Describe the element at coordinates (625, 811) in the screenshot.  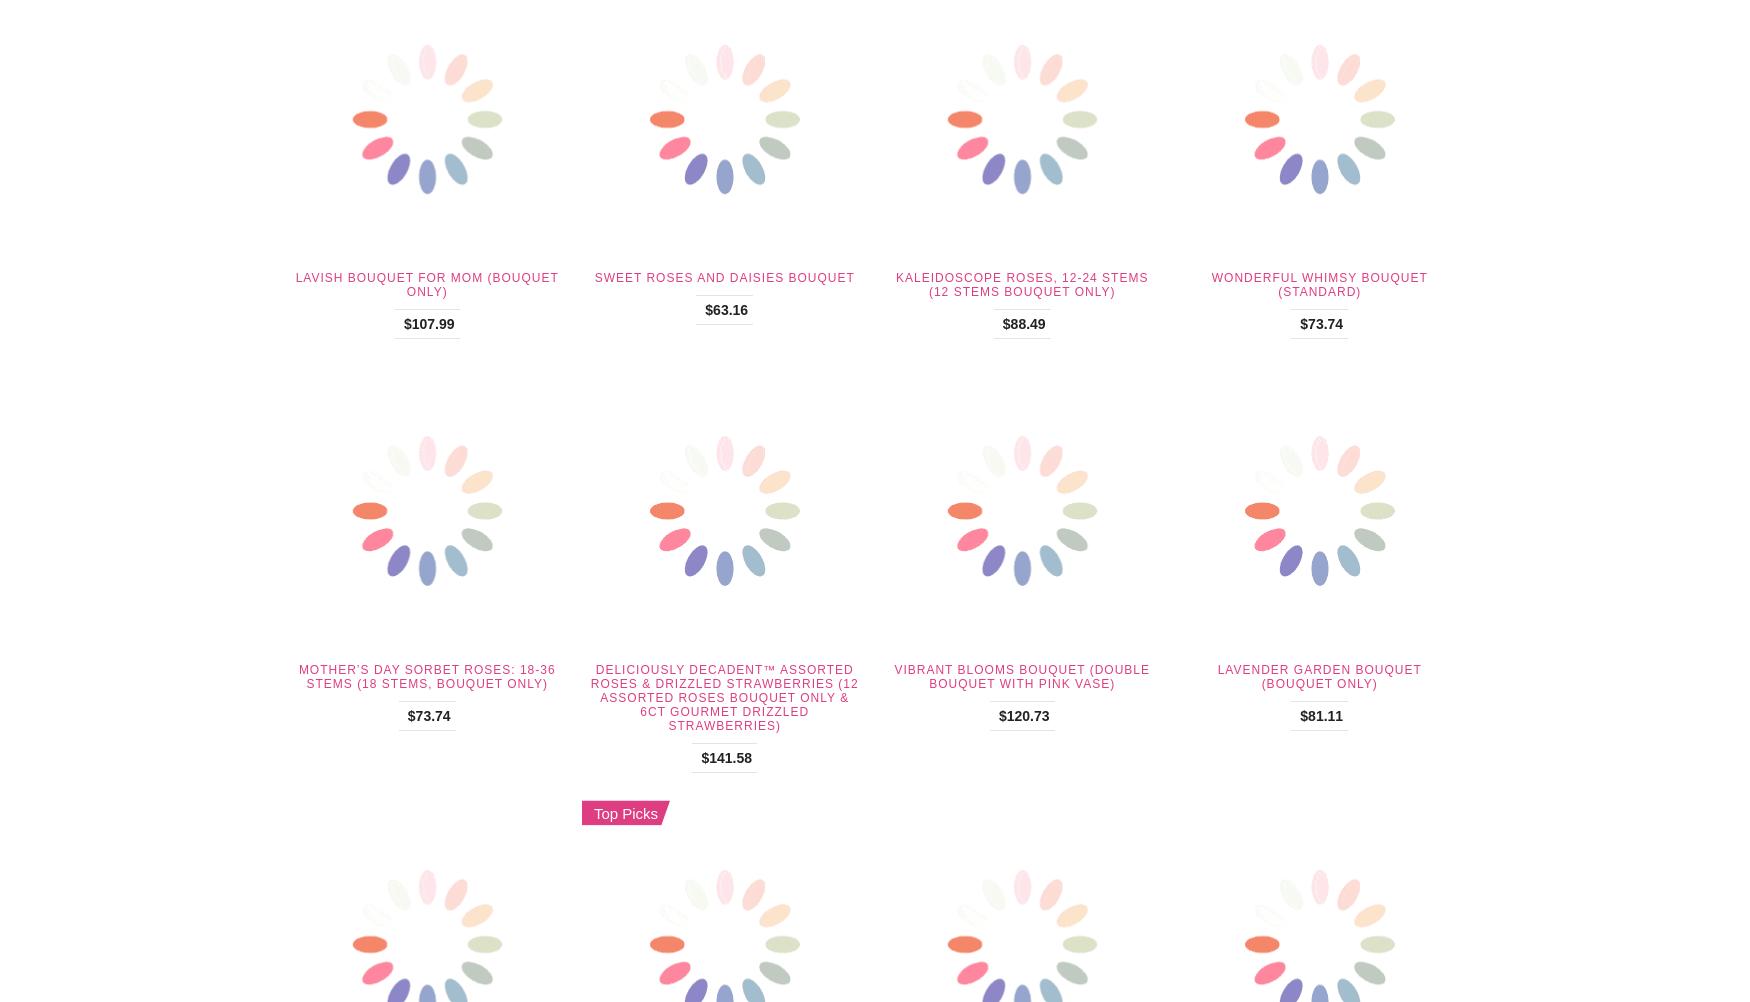
I see `'Top Picks'` at that location.